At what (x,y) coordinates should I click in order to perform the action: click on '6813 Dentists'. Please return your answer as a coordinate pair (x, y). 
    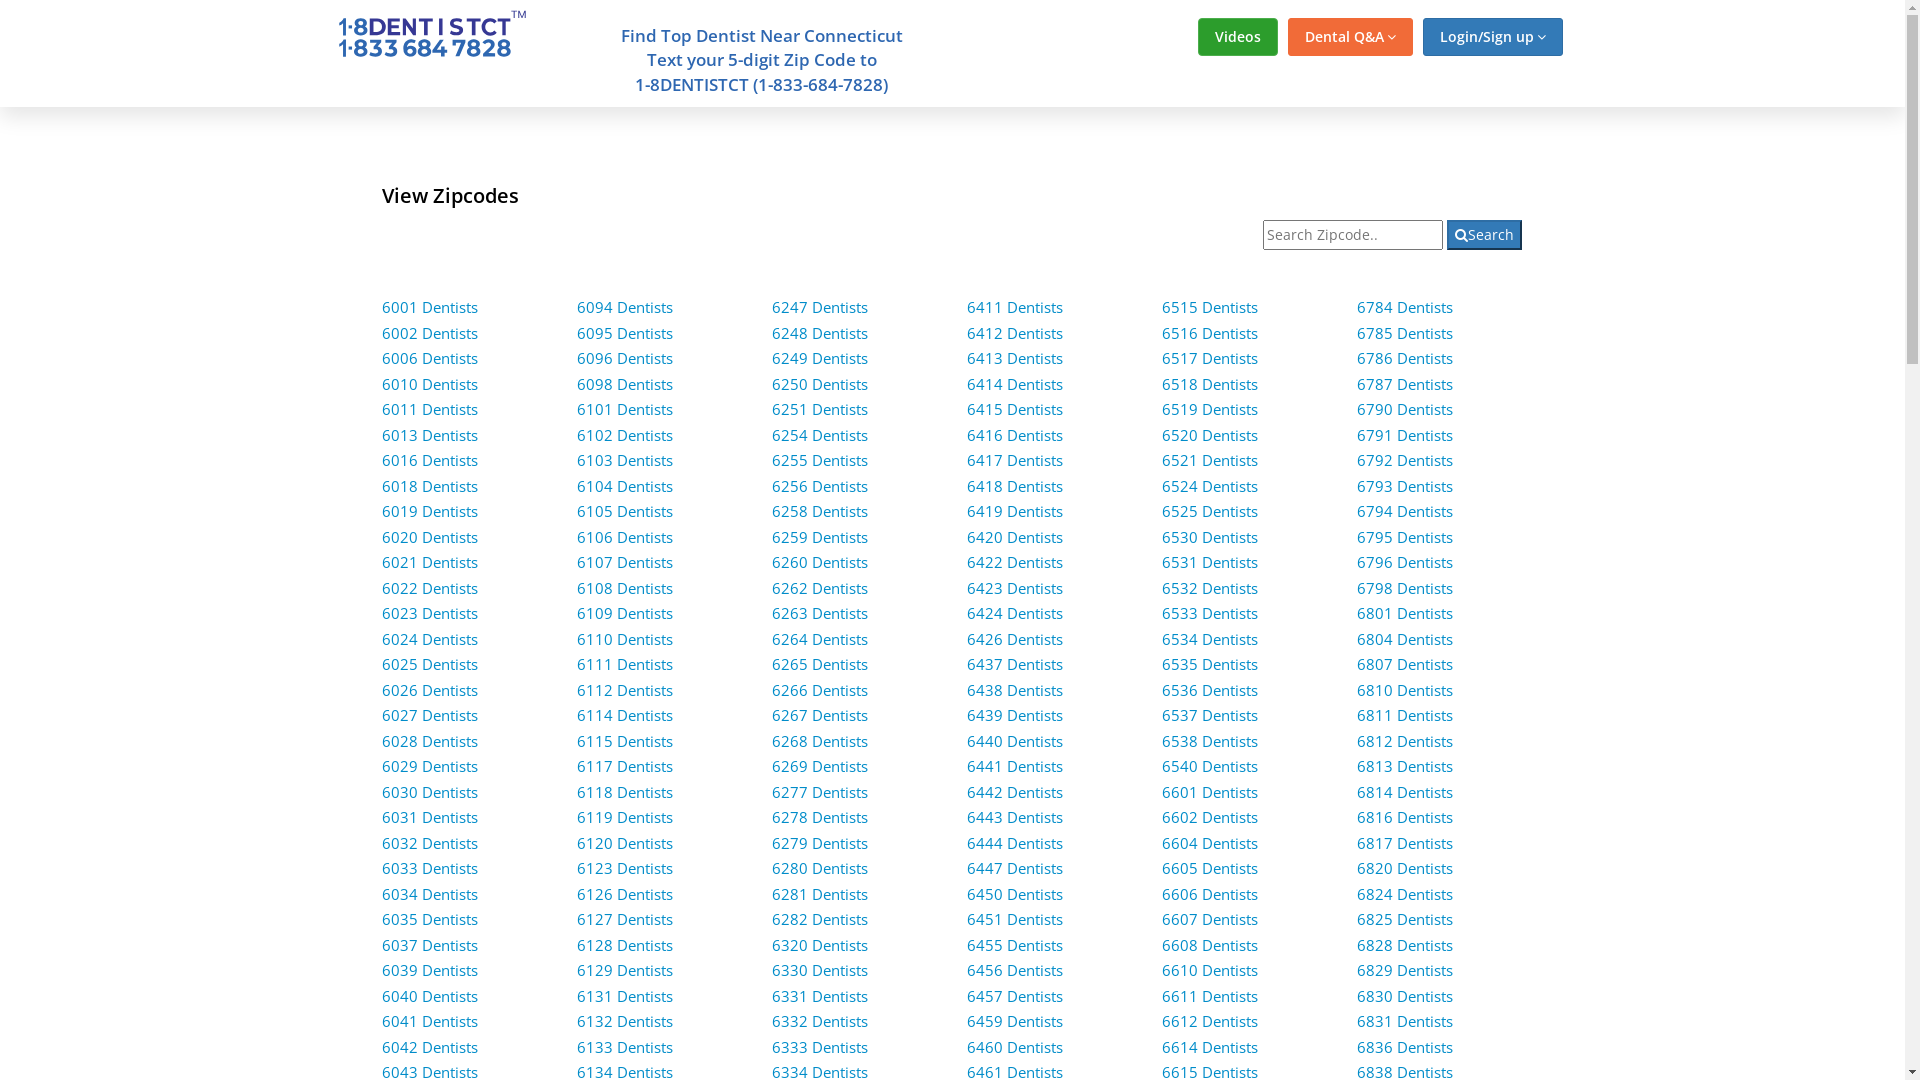
    Looking at the image, I should click on (1404, 765).